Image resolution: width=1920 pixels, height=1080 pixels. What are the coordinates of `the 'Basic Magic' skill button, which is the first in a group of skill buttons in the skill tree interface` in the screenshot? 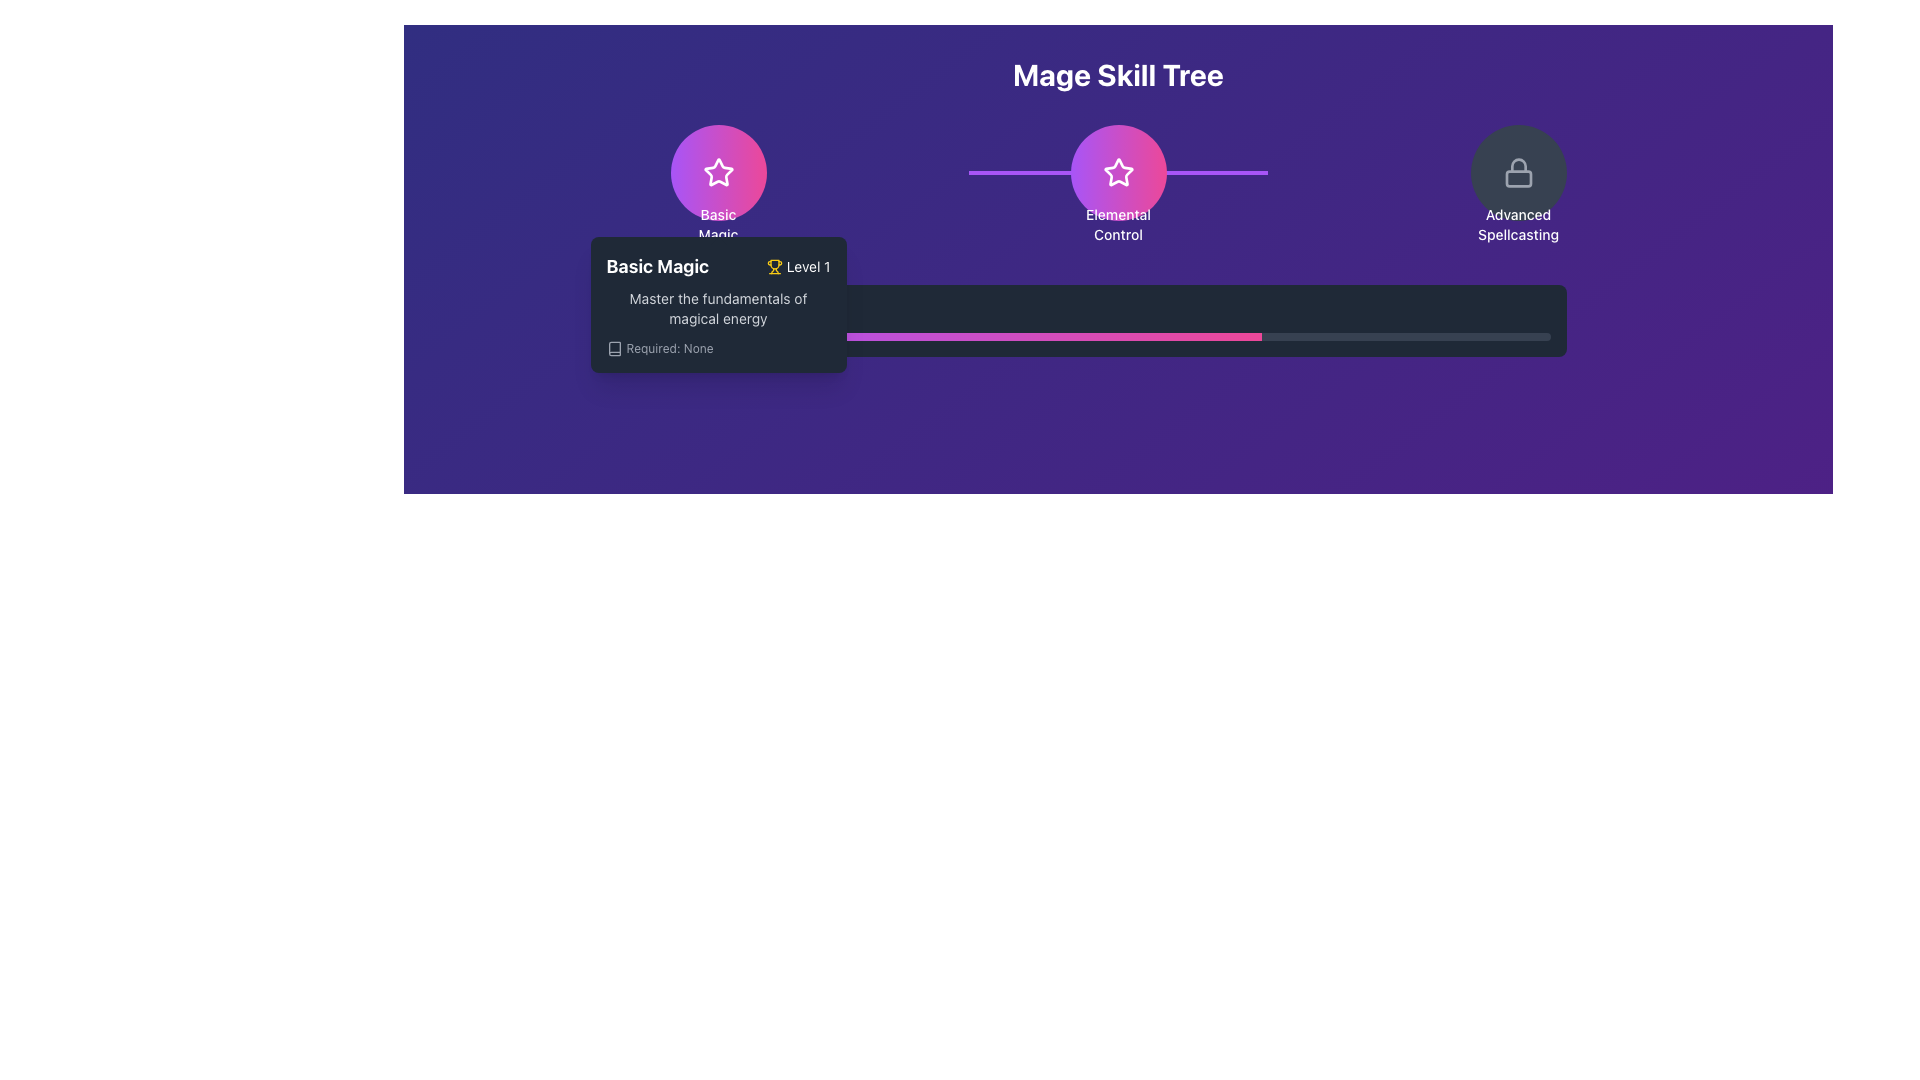 It's located at (718, 172).